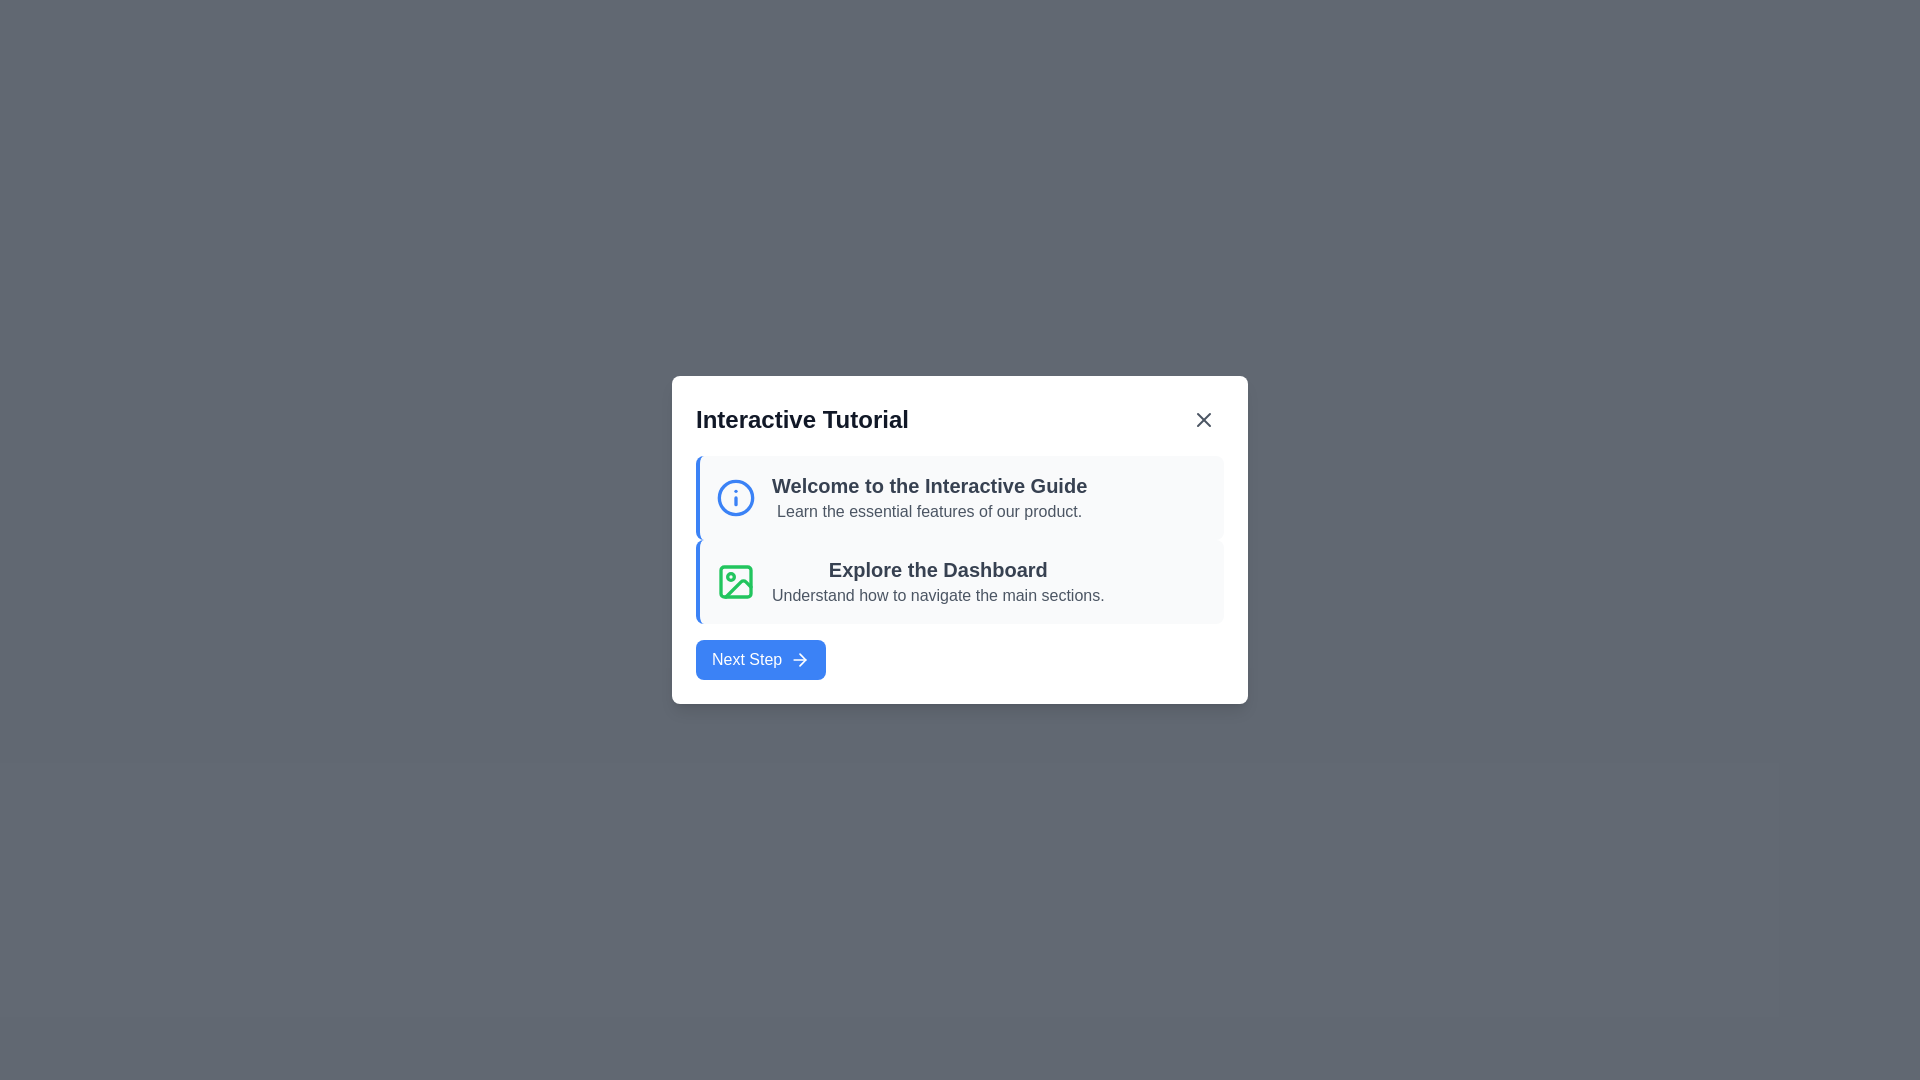 Image resolution: width=1920 pixels, height=1080 pixels. What do you see at coordinates (760, 659) in the screenshot?
I see `the rectangular blue button labeled 'Next Step' with rounded corners to change its background color to a darker blue` at bounding box center [760, 659].